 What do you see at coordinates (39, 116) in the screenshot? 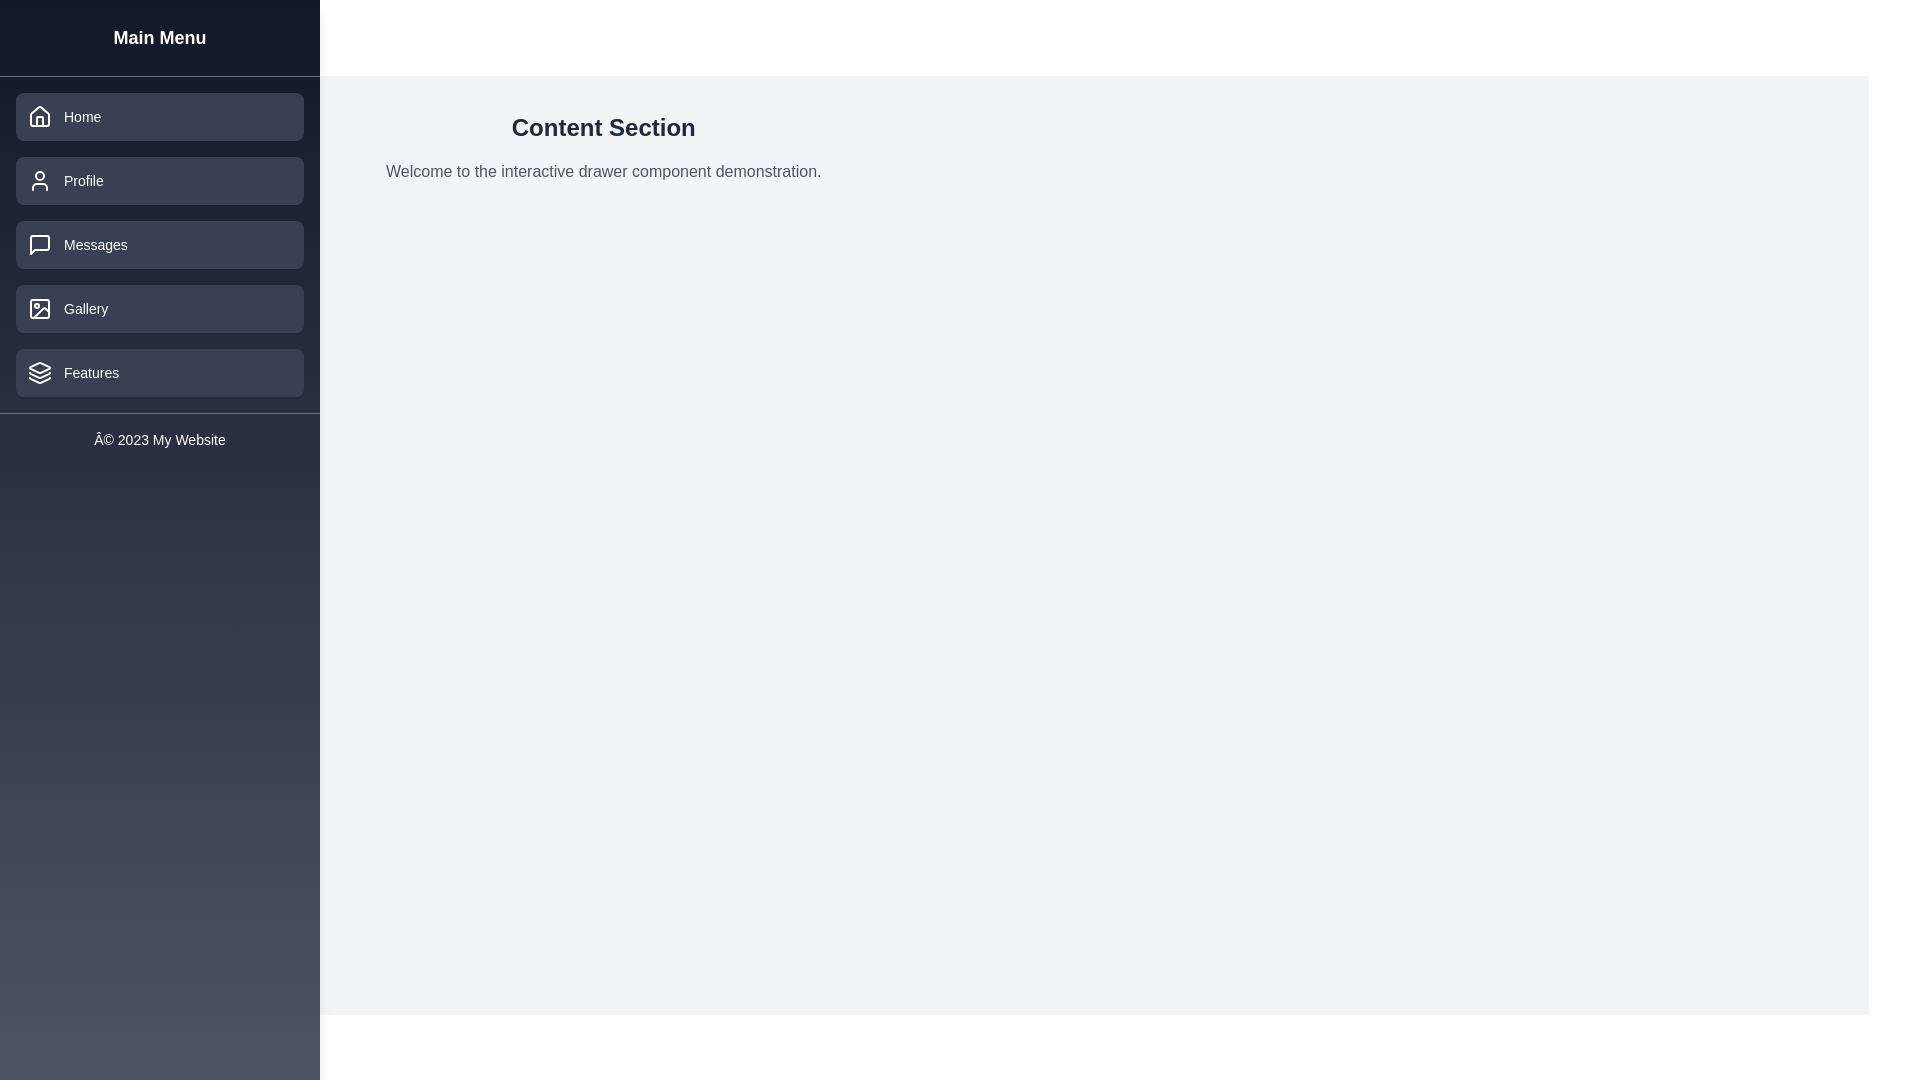
I see `the house icon within the 'Home' button located in the left sidebar menu` at bounding box center [39, 116].